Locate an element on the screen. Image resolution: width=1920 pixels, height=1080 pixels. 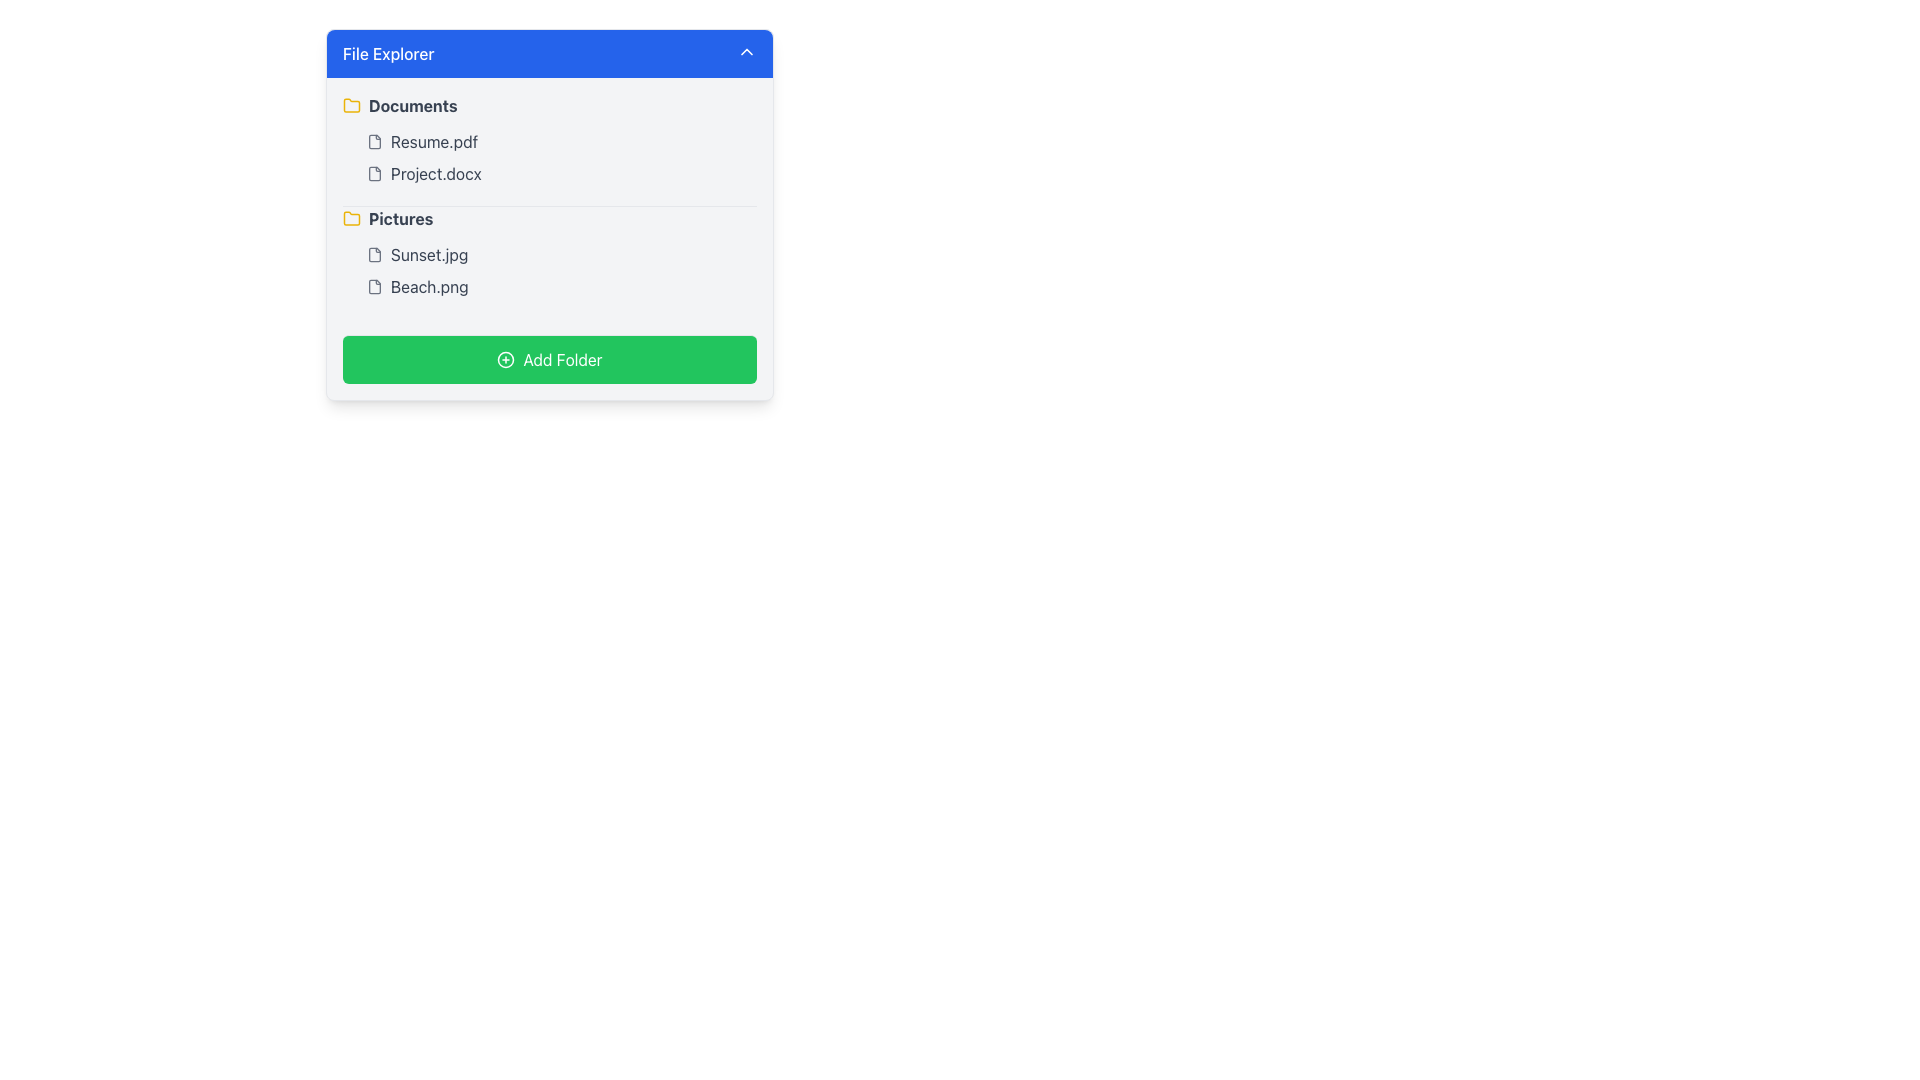
the 'Add Folder' button, which is a rectangular button with a vibrant green background and white text, located at the bottom center of the file explorer panel is located at coordinates (550, 357).